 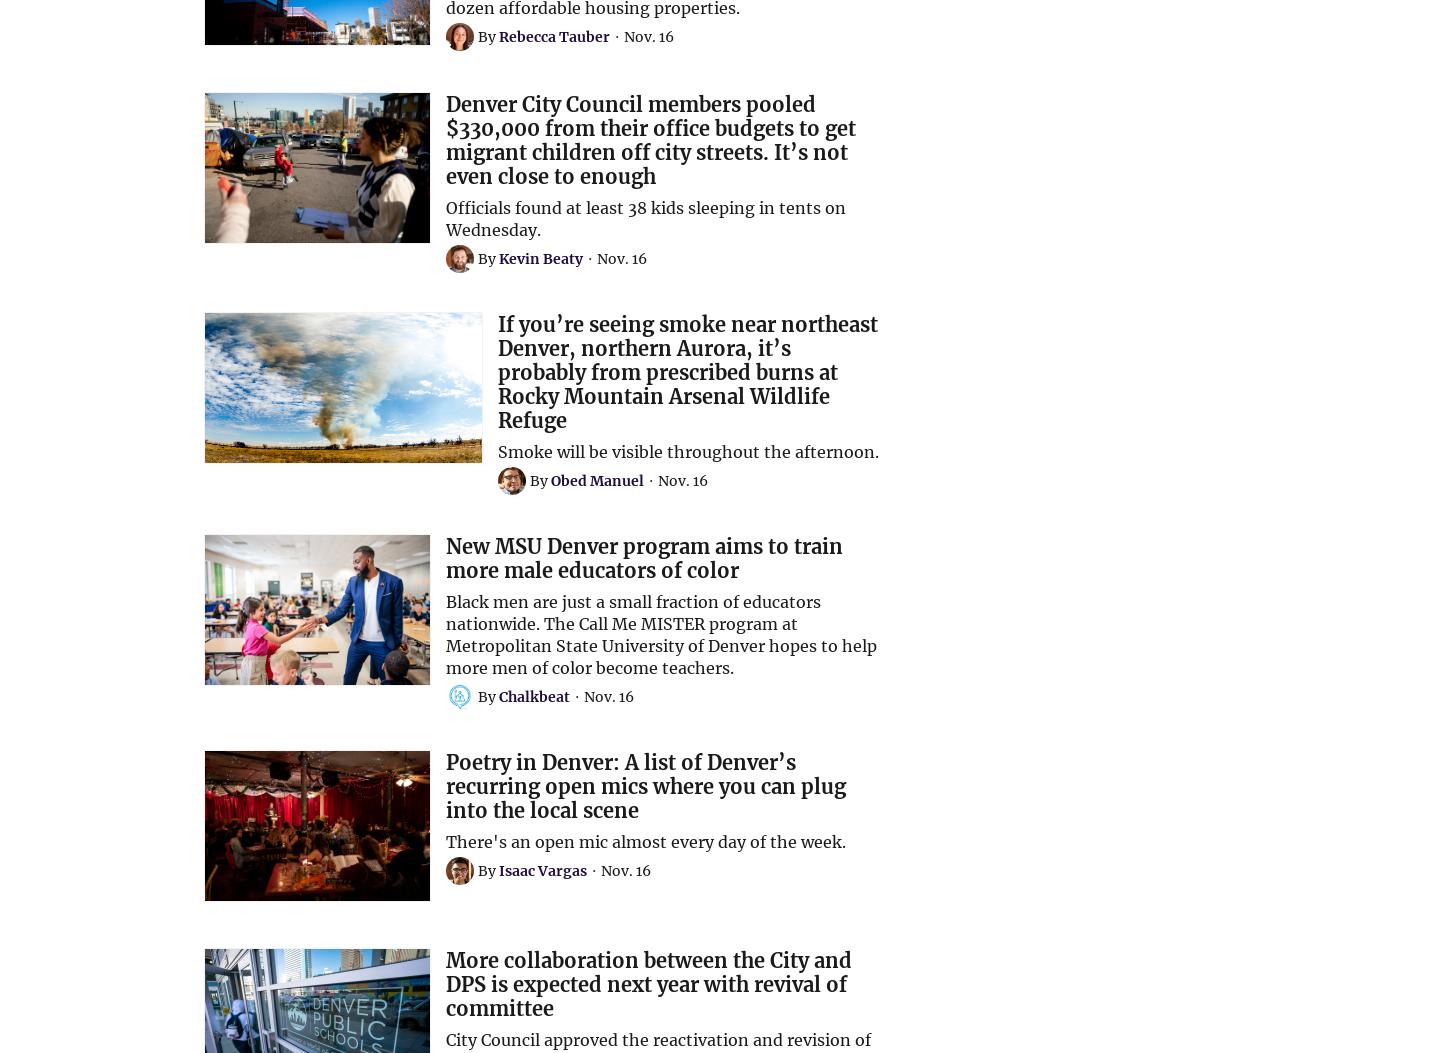 What do you see at coordinates (648, 984) in the screenshot?
I see `'More collaboration between the City and DPS is expected next year with revival of committee'` at bounding box center [648, 984].